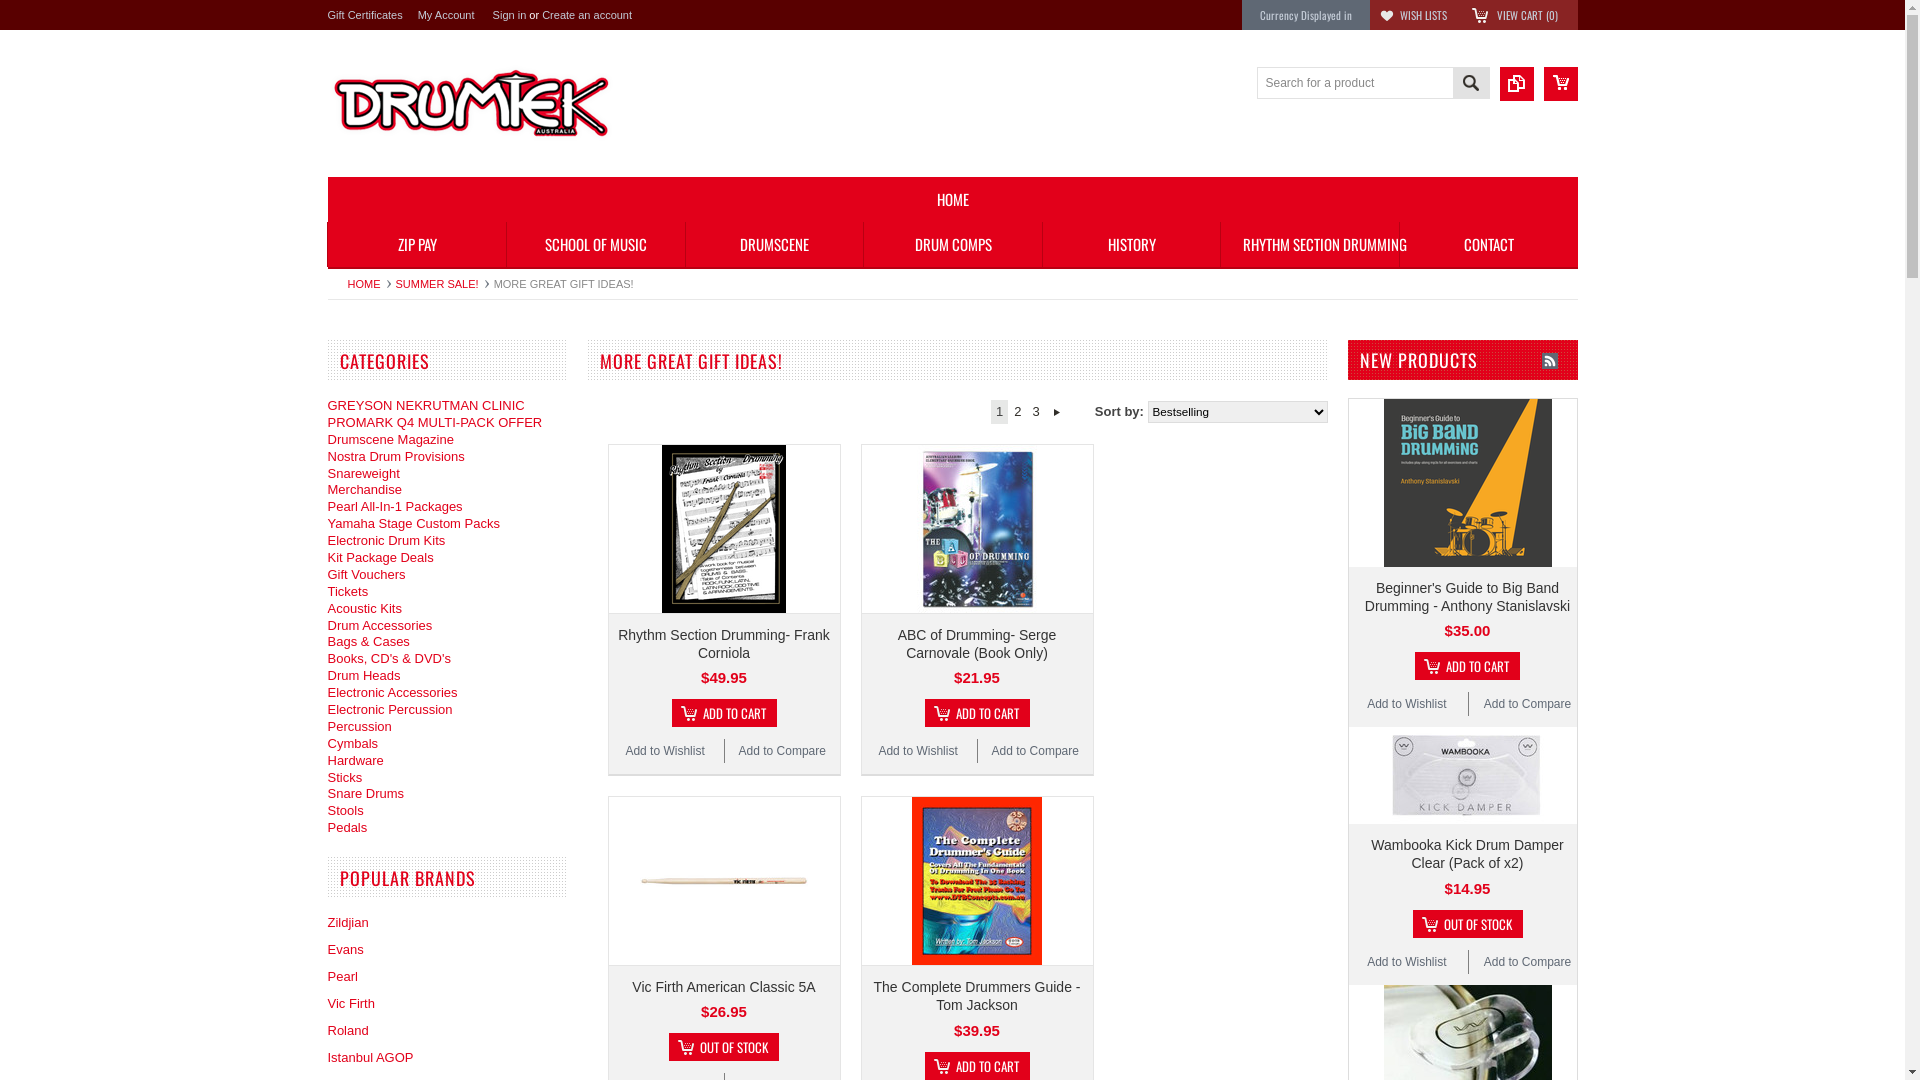 The width and height of the screenshot is (1920, 1080). Describe the element at coordinates (445, 15) in the screenshot. I see `'My Account'` at that location.